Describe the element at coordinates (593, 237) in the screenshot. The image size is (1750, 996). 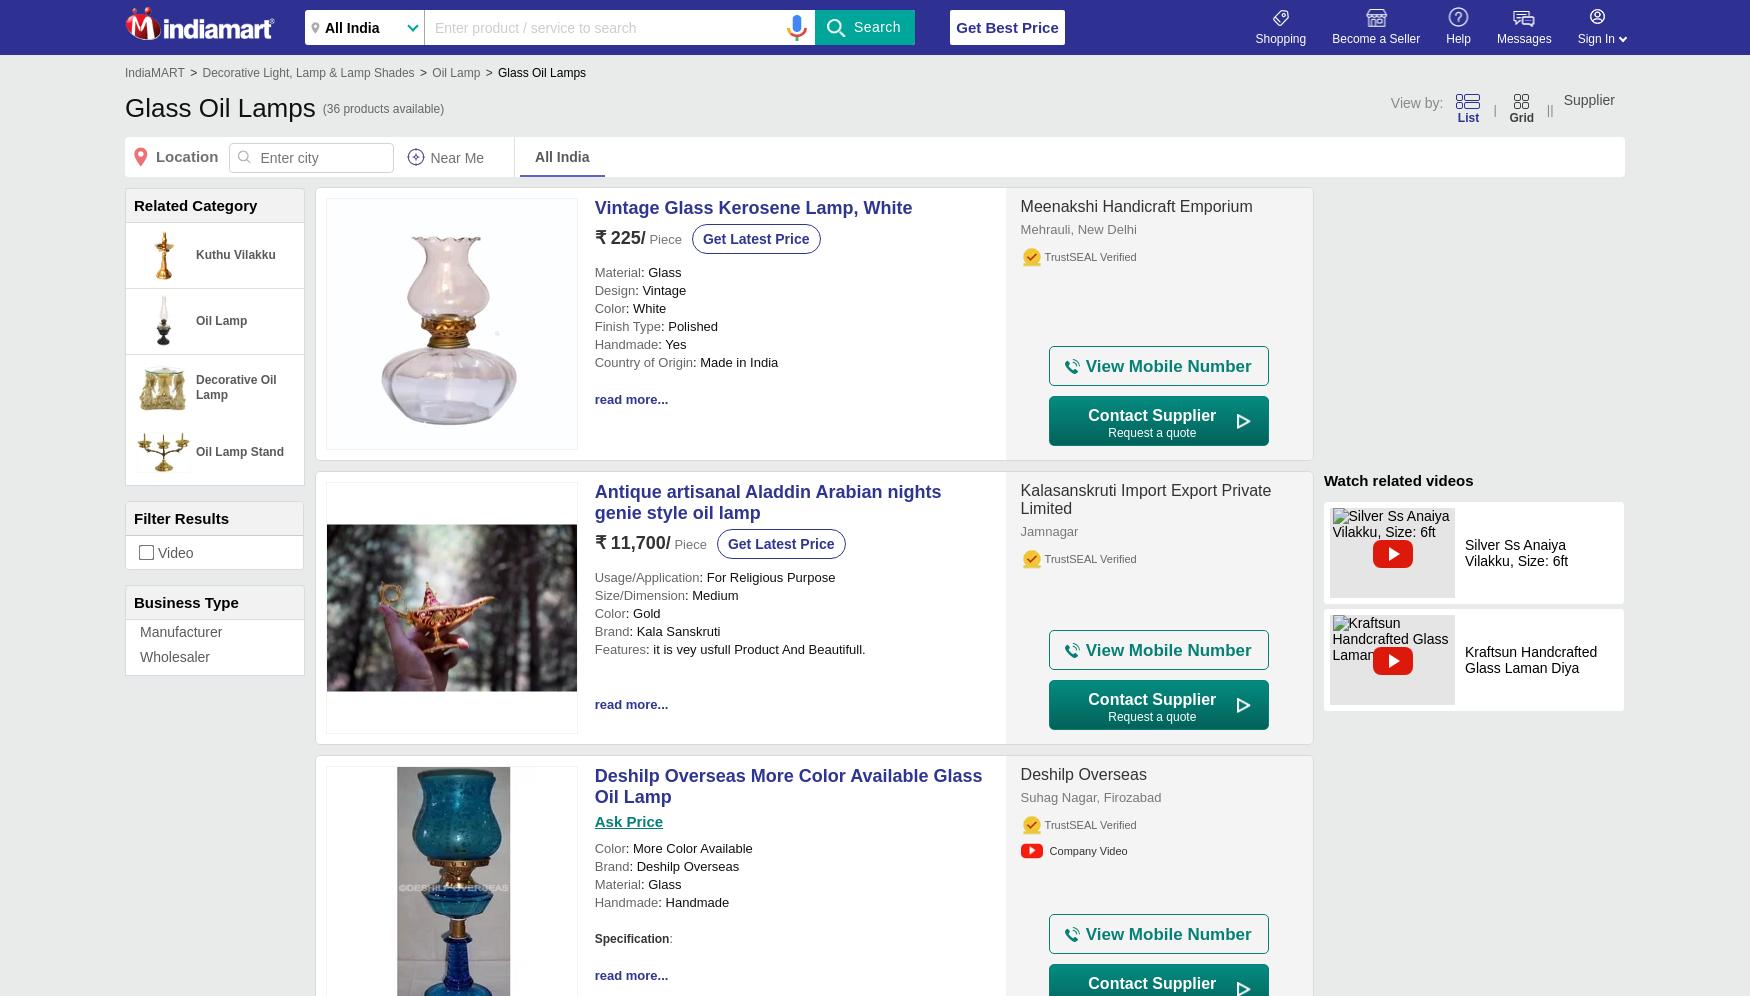
I see `'₹ 225/'` at that location.